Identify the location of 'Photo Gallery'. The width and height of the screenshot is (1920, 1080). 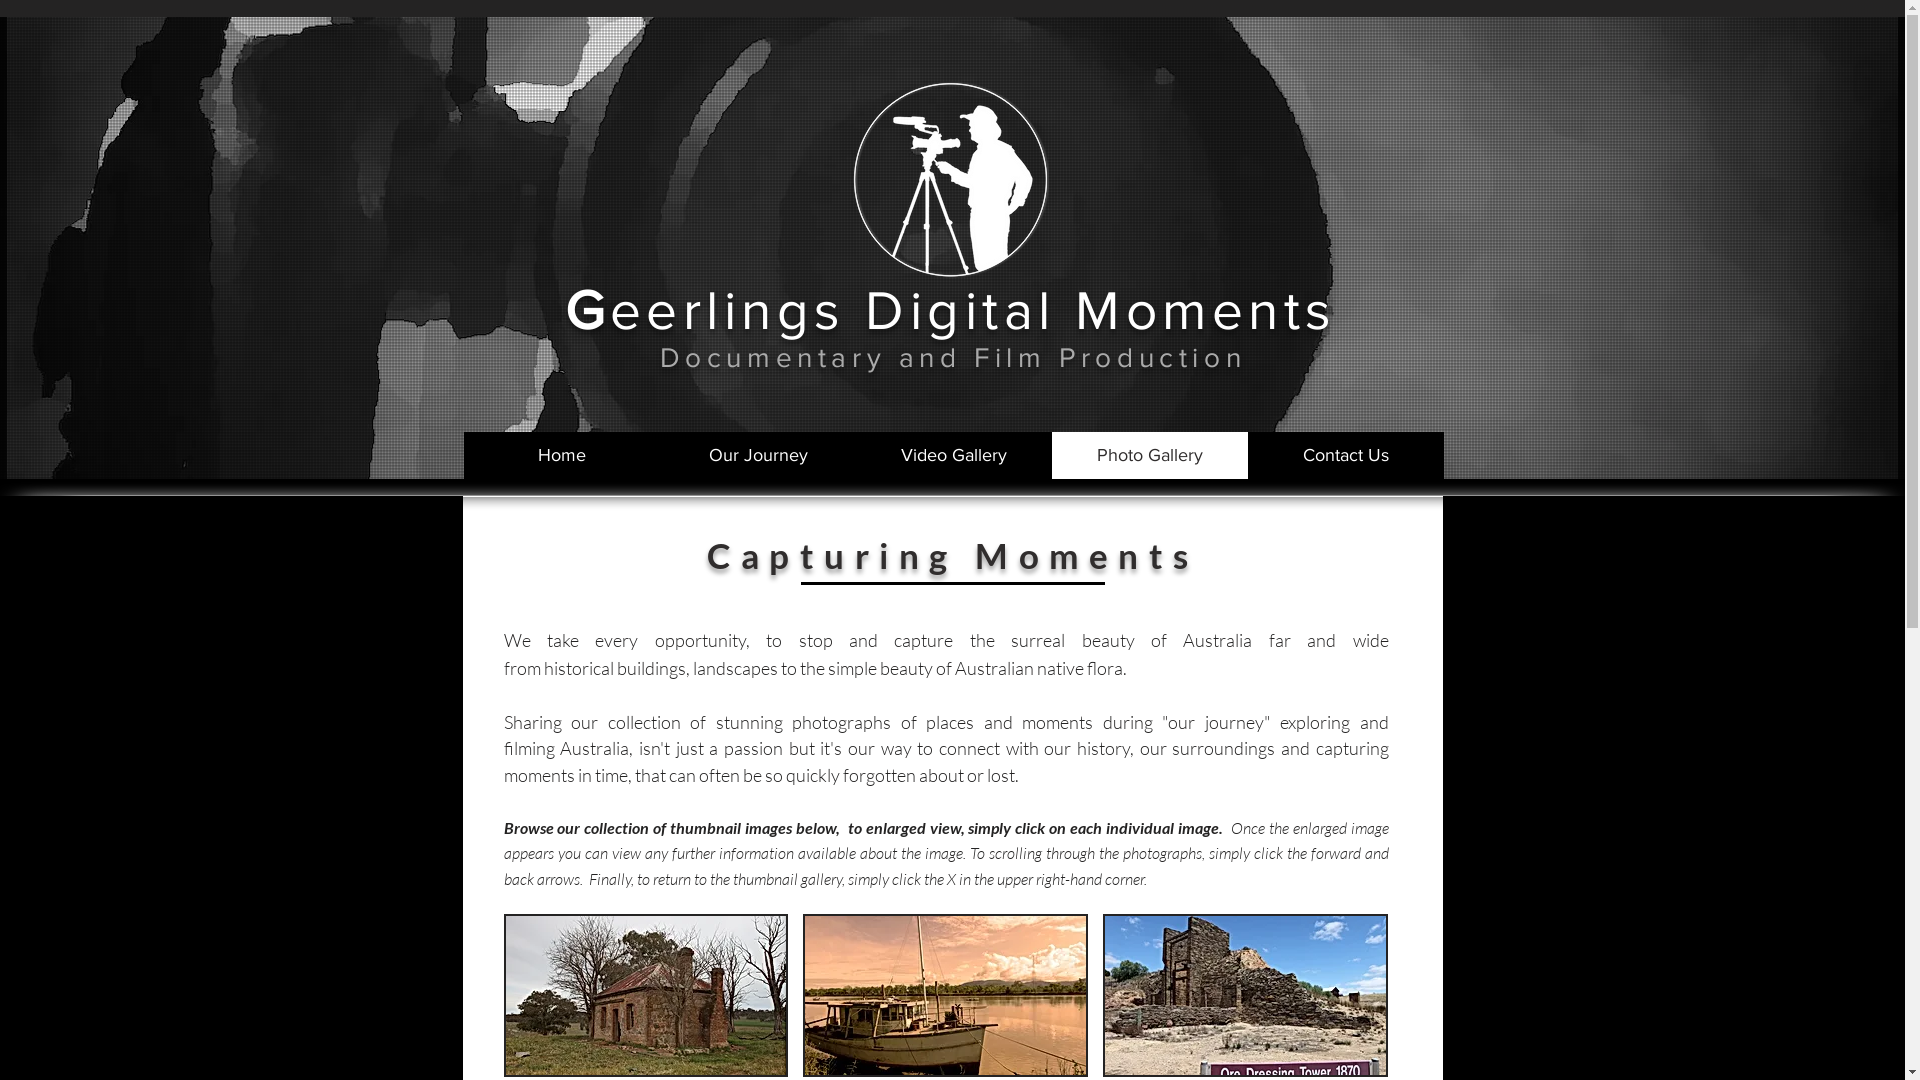
(1150, 455).